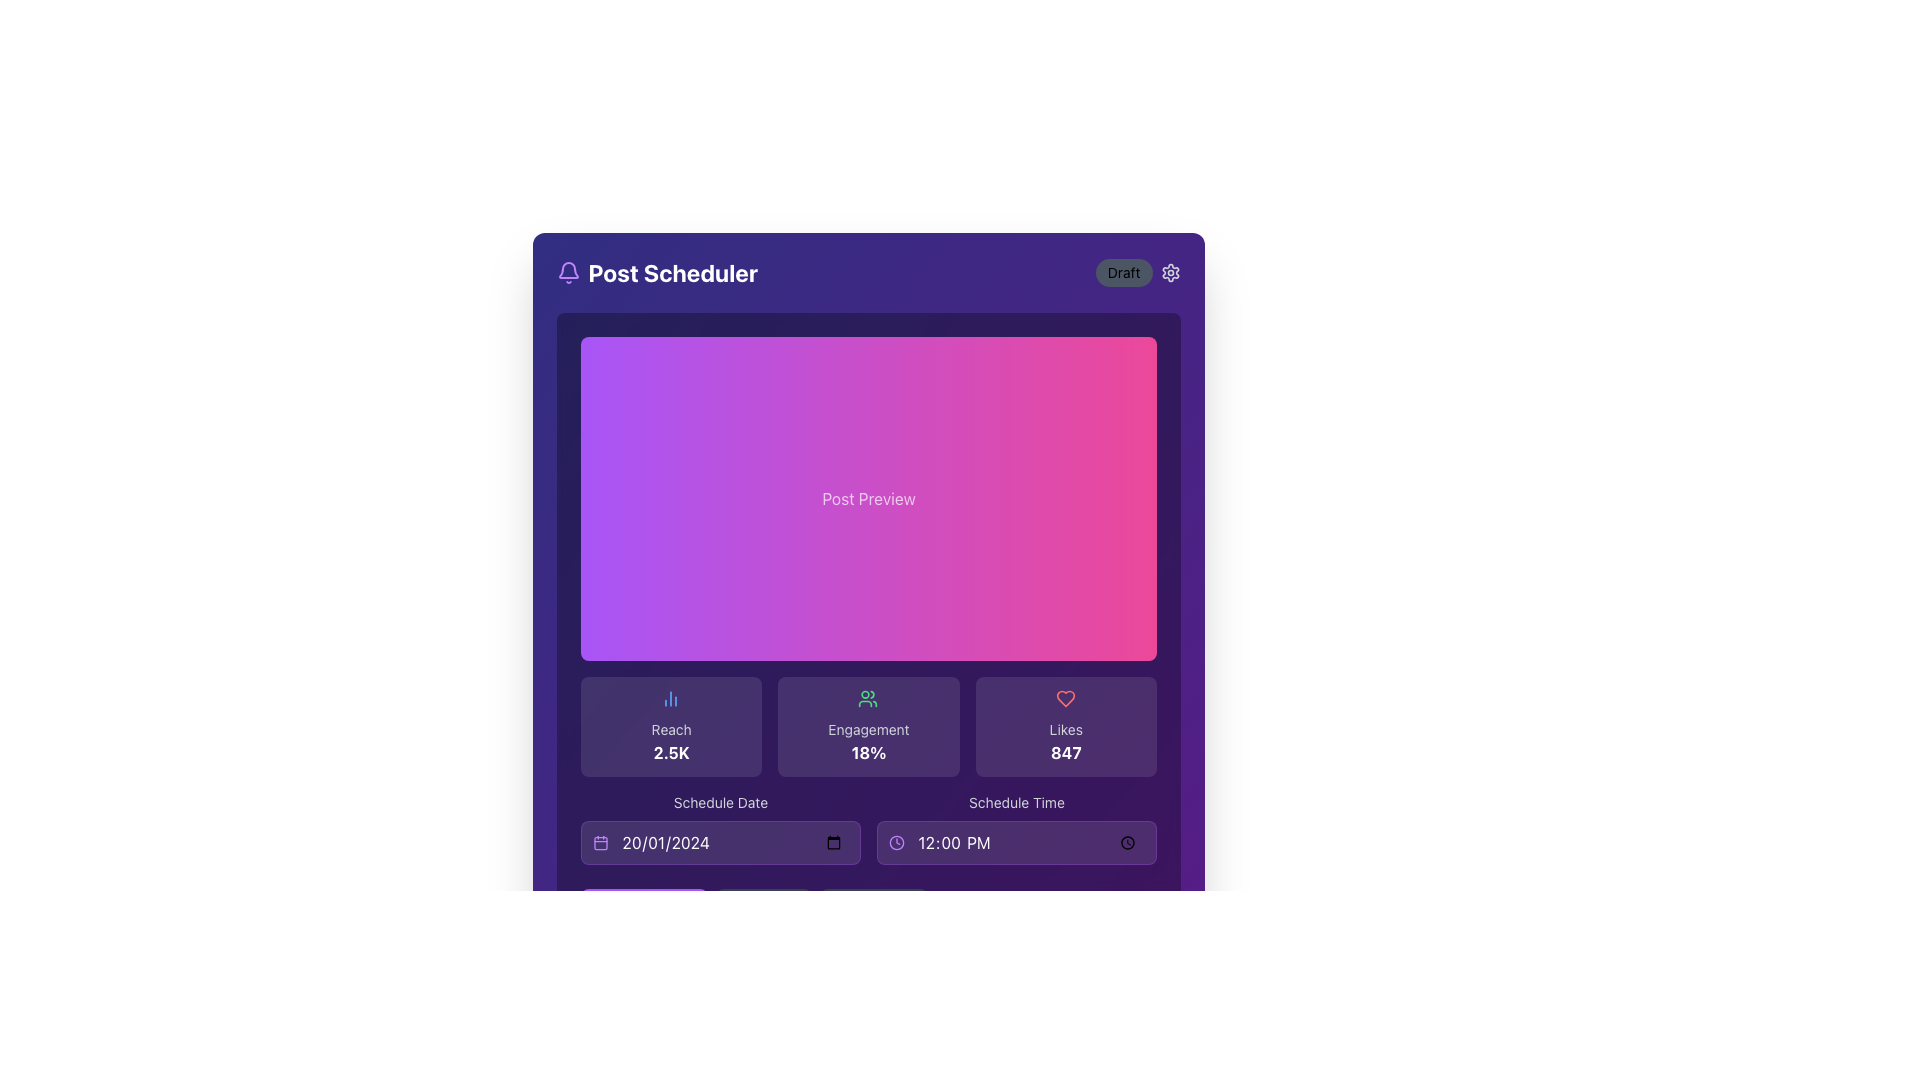 The height and width of the screenshot is (1080, 1920). What do you see at coordinates (1016, 801) in the screenshot?
I see `the contextual label indicating the purpose for selecting a schedule time, which is positioned directly above the time selector input field` at bounding box center [1016, 801].